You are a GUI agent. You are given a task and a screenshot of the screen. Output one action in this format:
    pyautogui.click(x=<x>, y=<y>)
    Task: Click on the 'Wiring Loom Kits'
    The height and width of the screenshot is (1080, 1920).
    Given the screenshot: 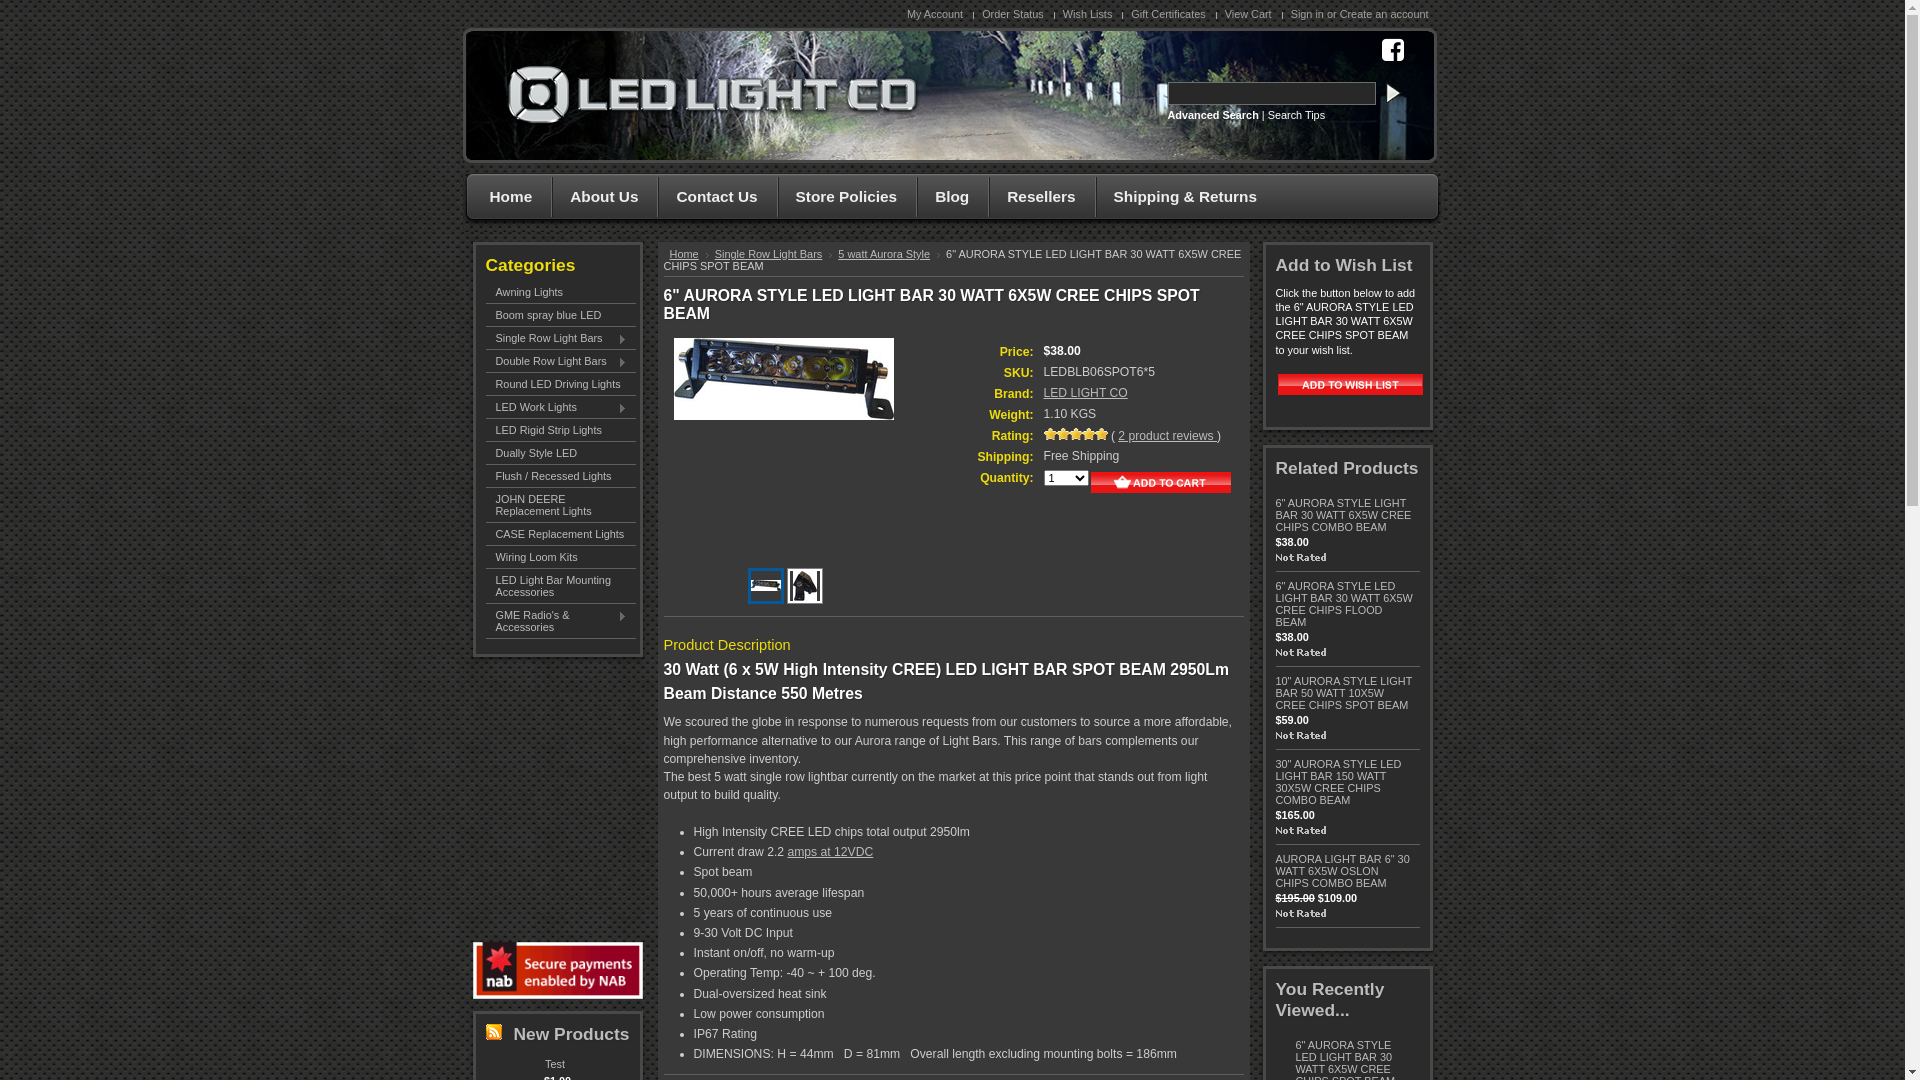 What is the action you would take?
    pyautogui.click(x=560, y=556)
    